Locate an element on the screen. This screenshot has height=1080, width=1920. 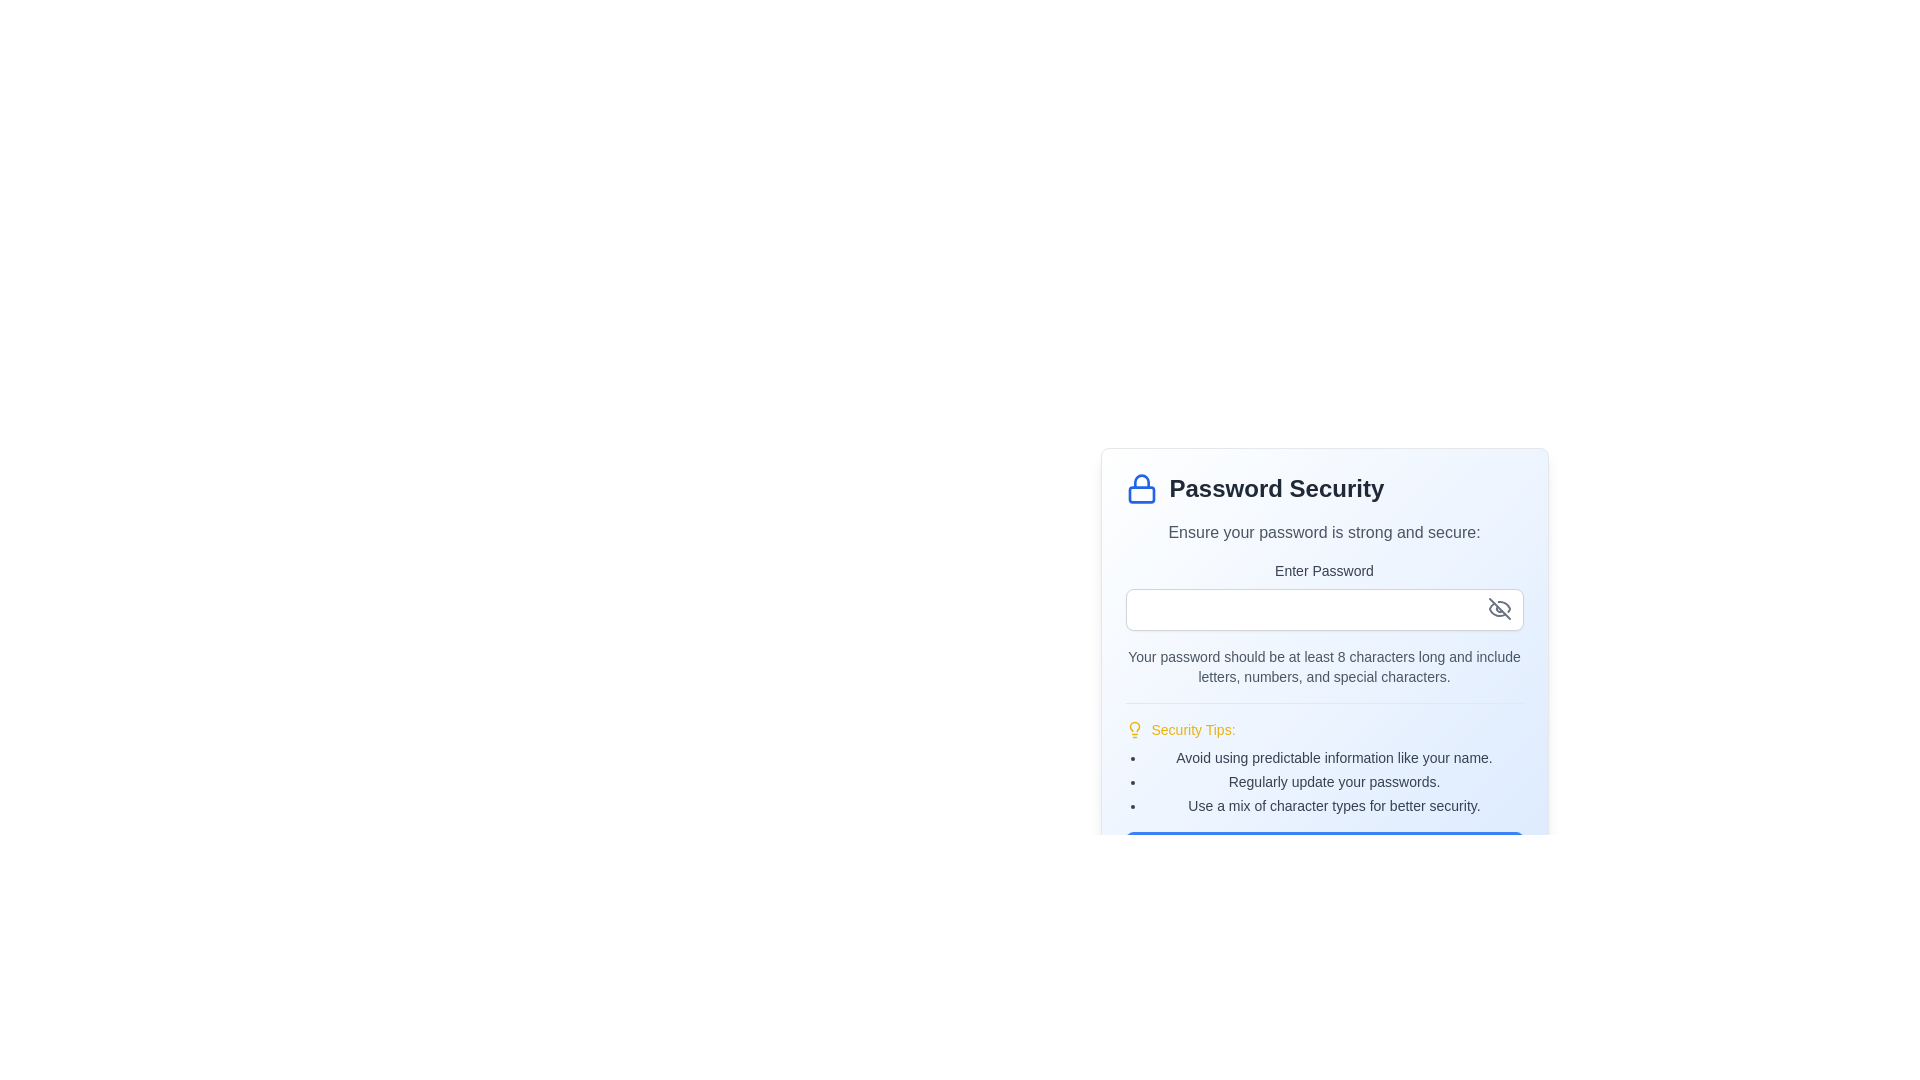
the 'Password Security' heading which includes a lock icon, positioned at the top of the password information card is located at coordinates (1324, 489).